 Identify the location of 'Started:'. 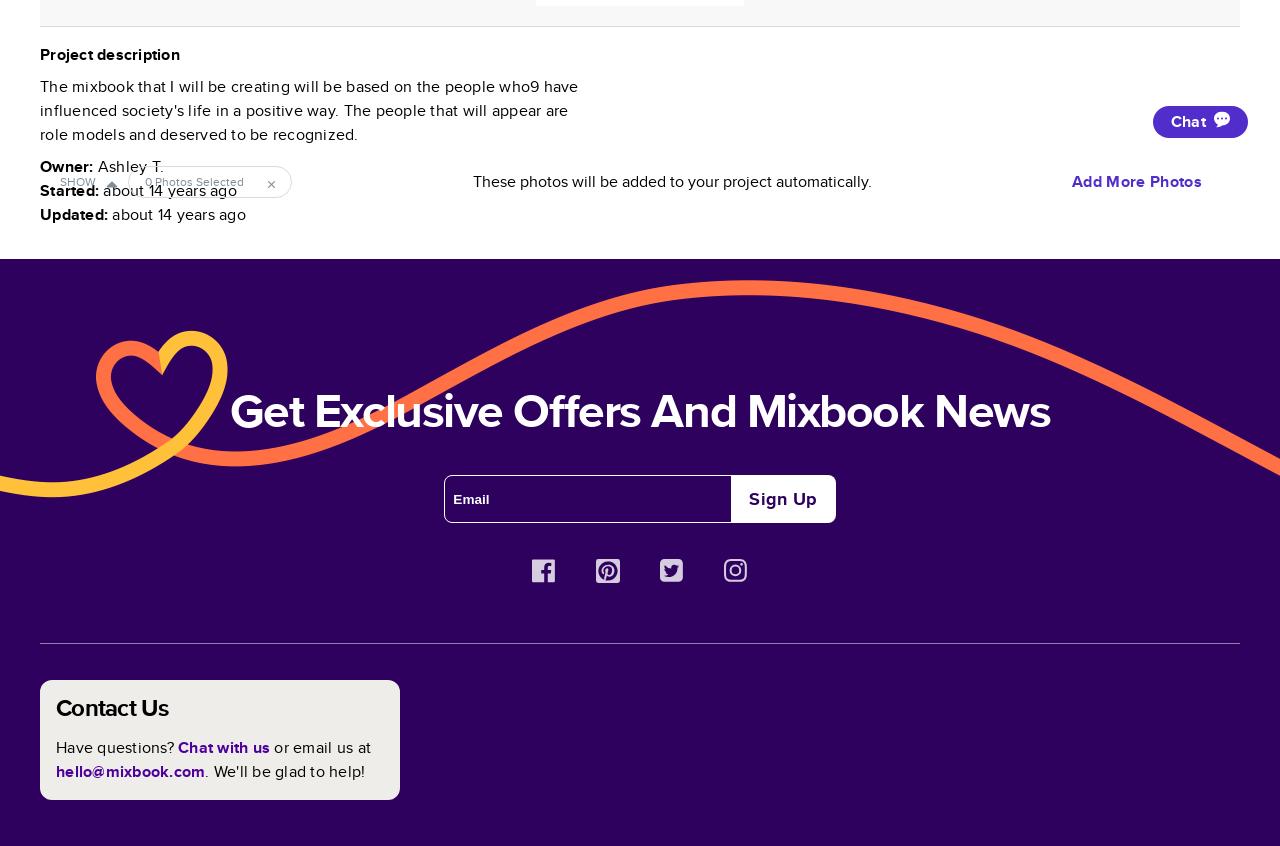
(69, 189).